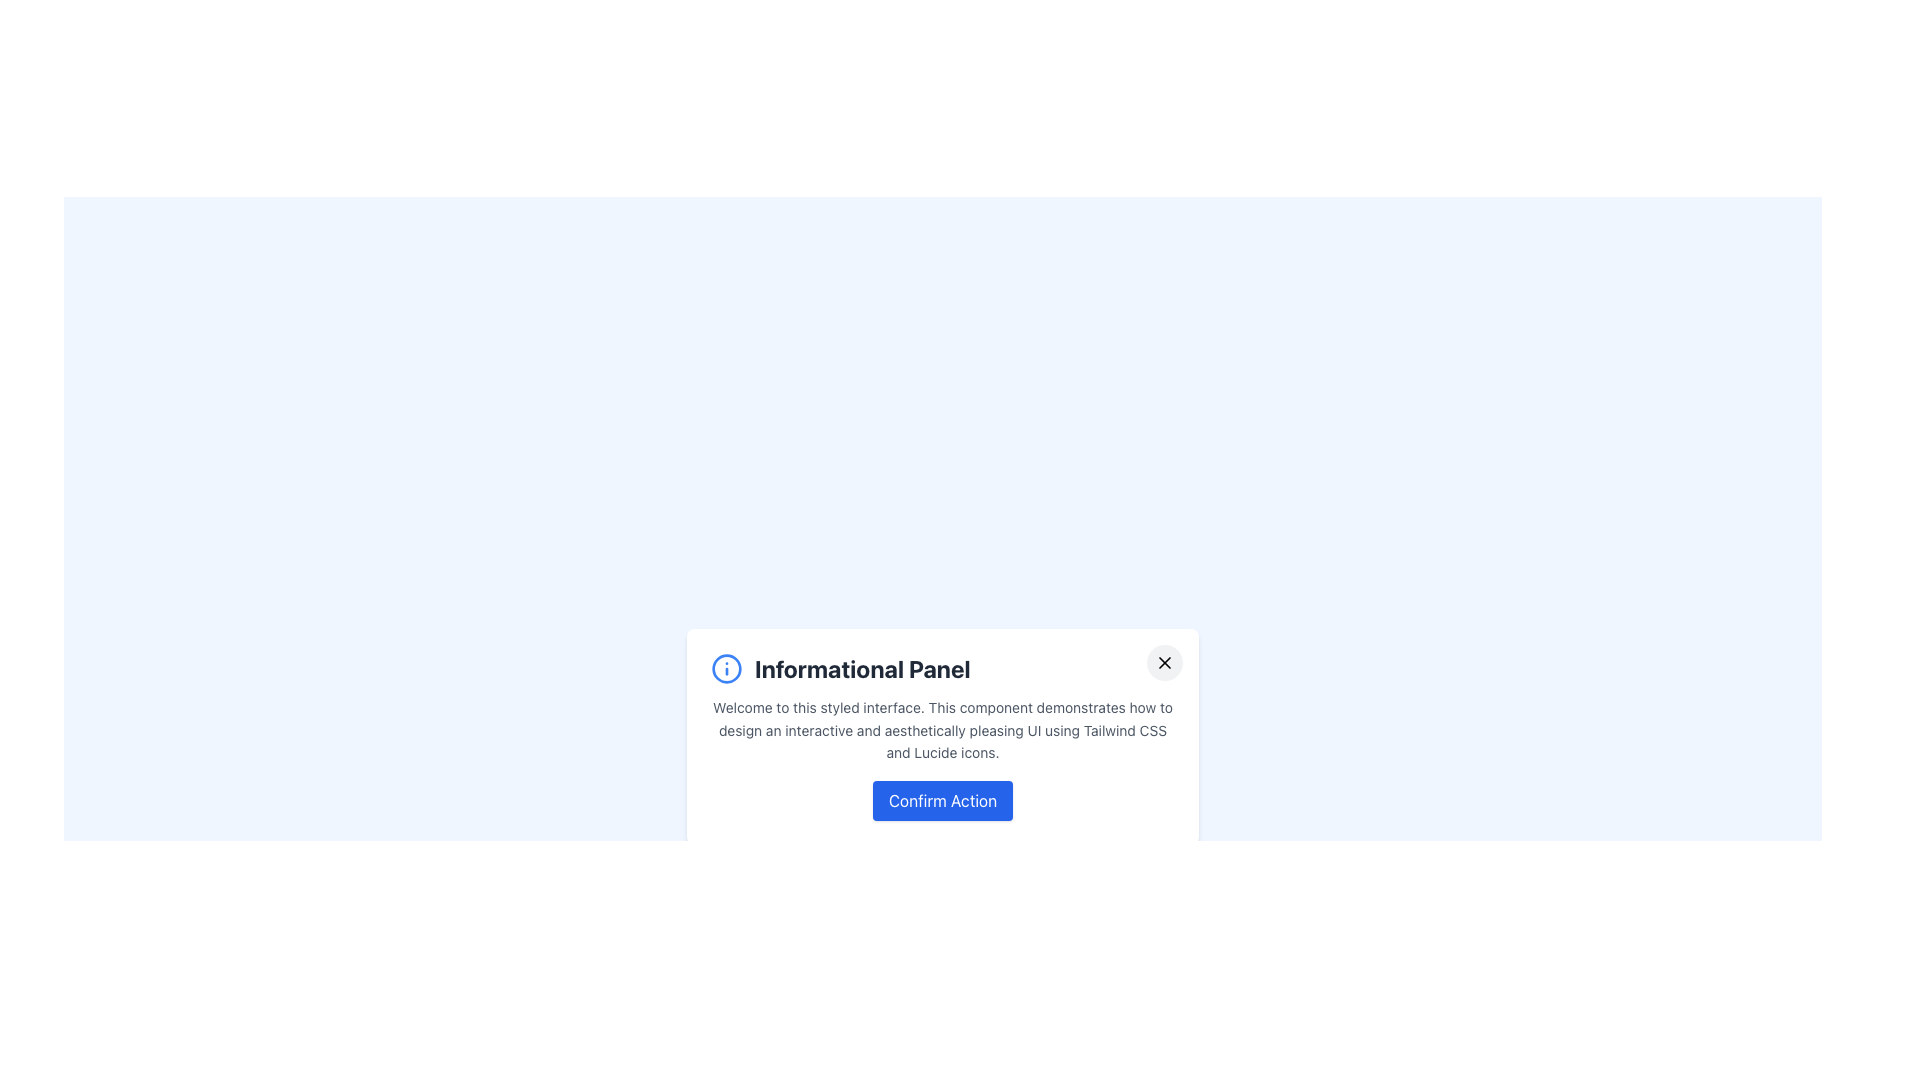  What do you see at coordinates (1165, 662) in the screenshot?
I see `the close button represented by the 'X' icon in the top-right corner of the 'Informational Panel'` at bounding box center [1165, 662].